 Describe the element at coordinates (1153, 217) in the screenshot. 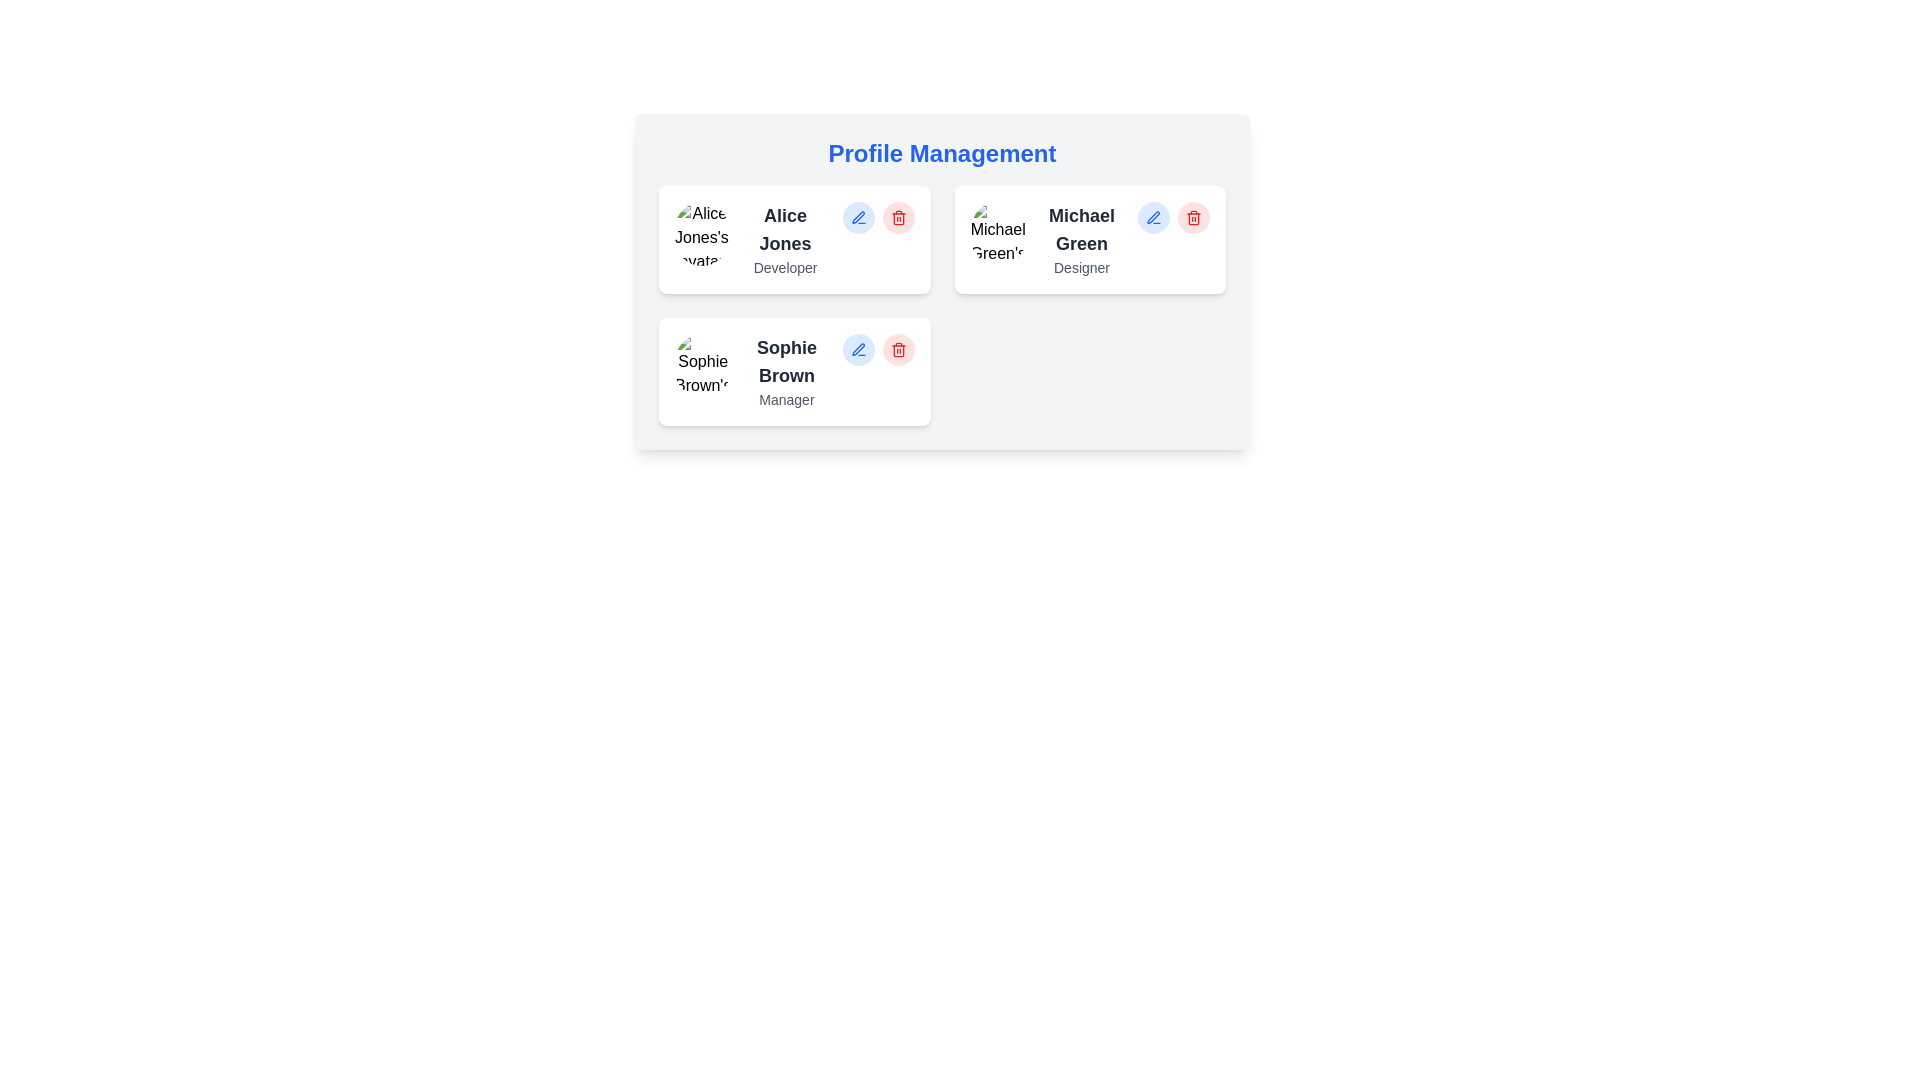

I see `the editing icon located within Michael Green's profile card, to the right of his name and job title` at that location.